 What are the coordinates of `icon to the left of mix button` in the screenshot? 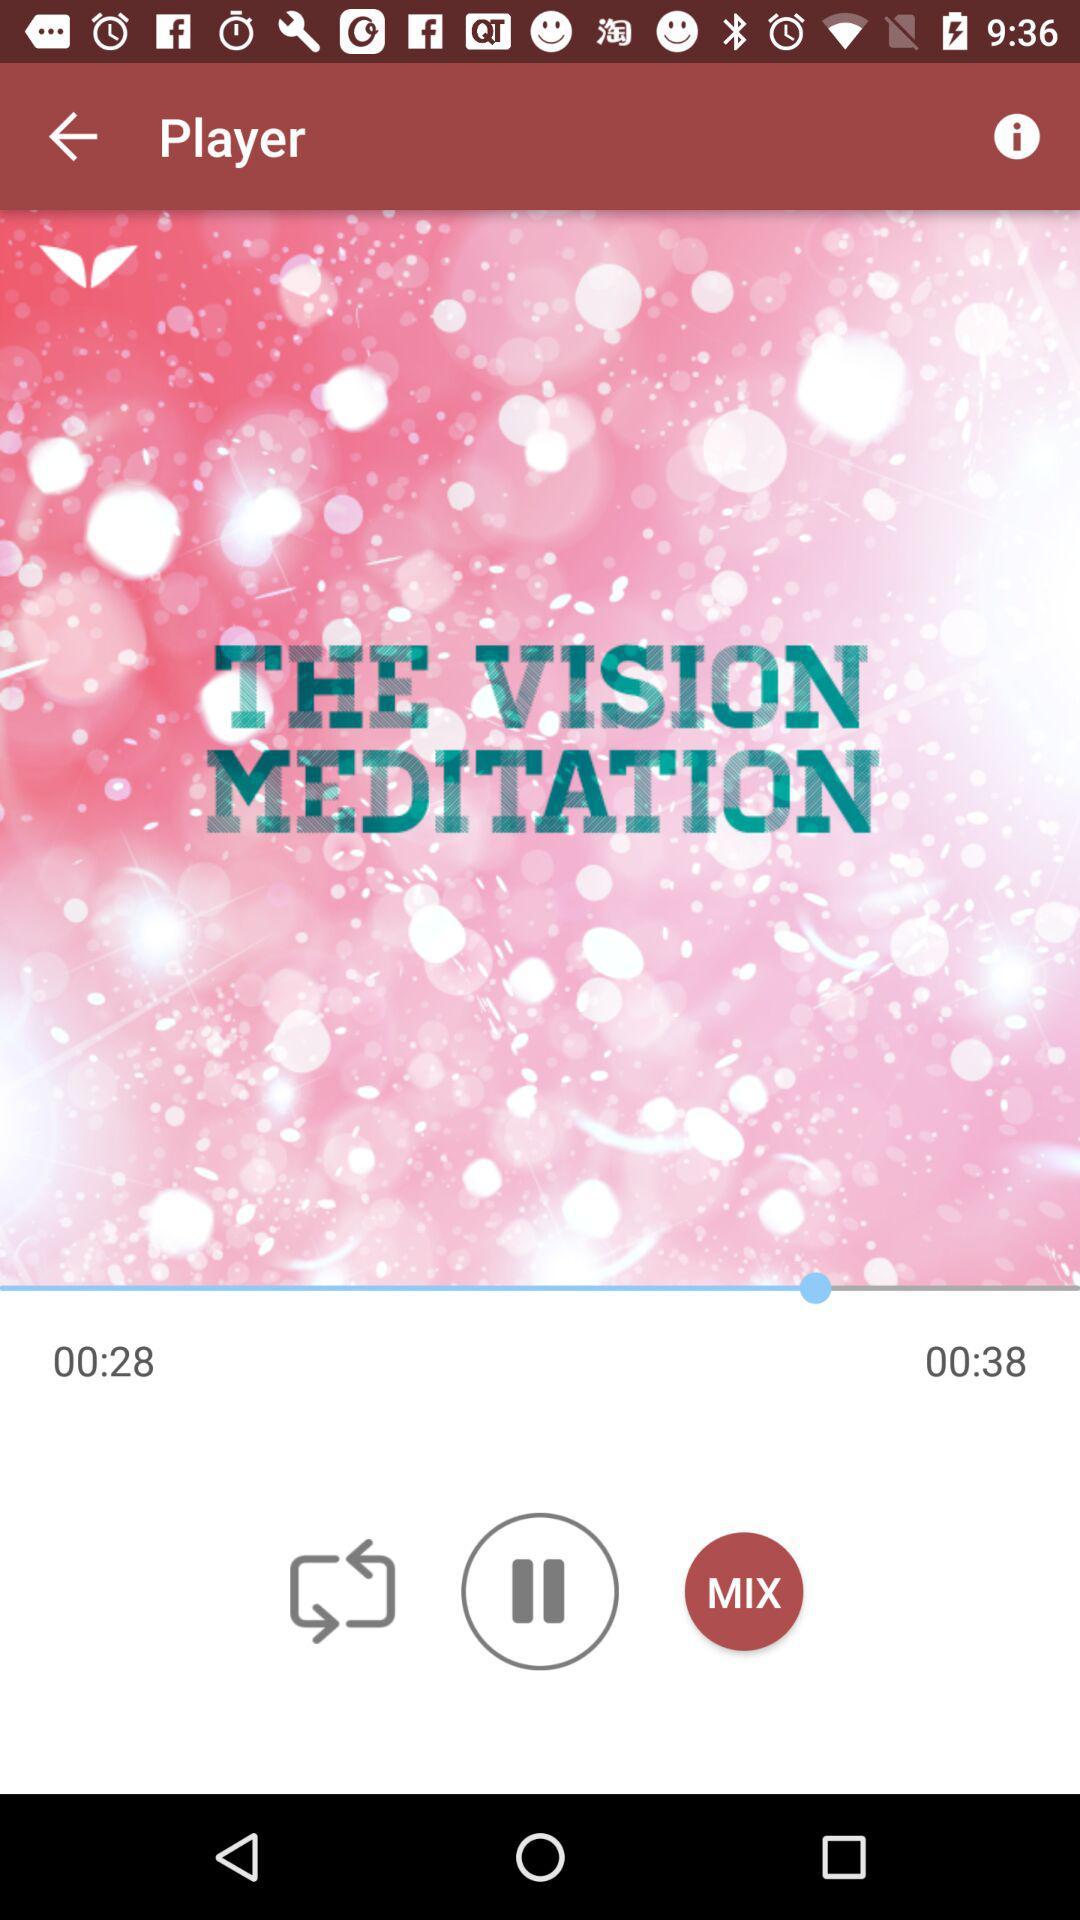 It's located at (540, 1590).